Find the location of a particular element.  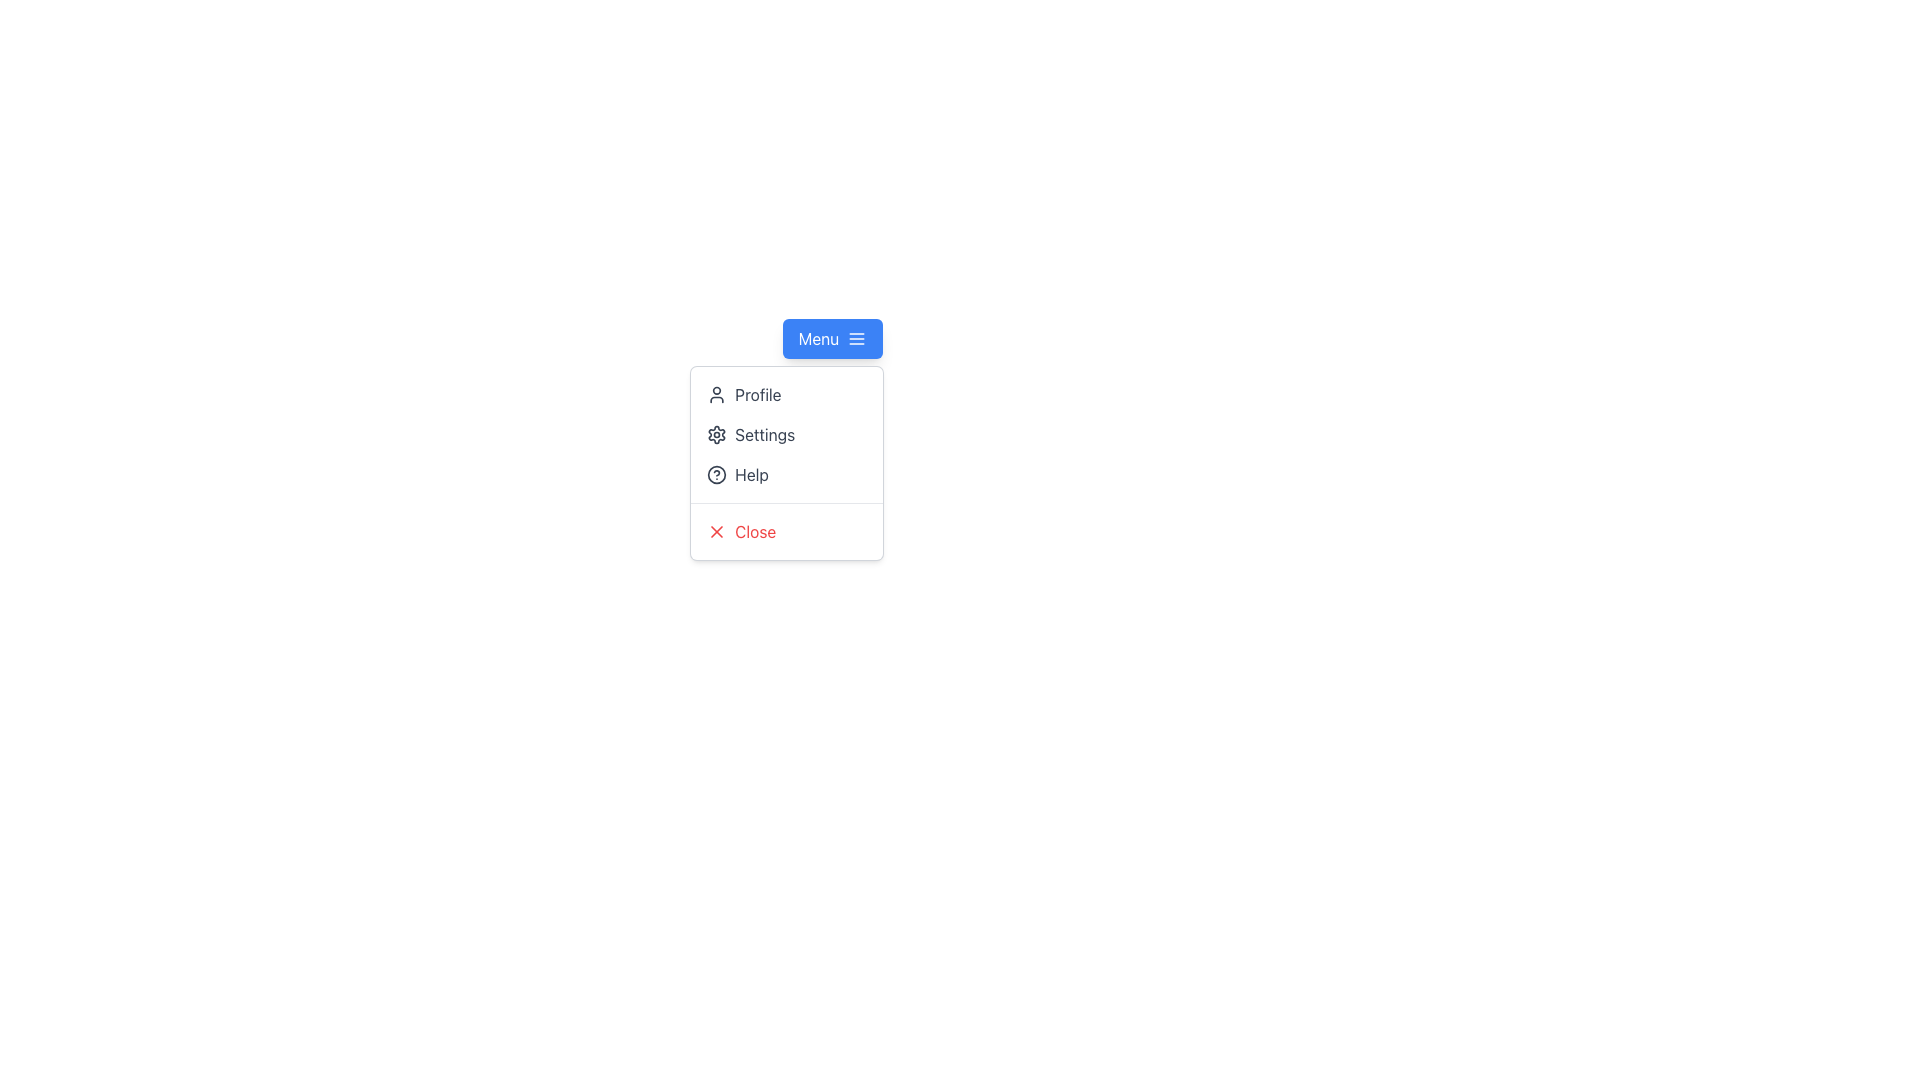

the 'Profile' icon located at the top left of the menu items list, adjacent to the text label 'Profile' is located at coordinates (717, 394).